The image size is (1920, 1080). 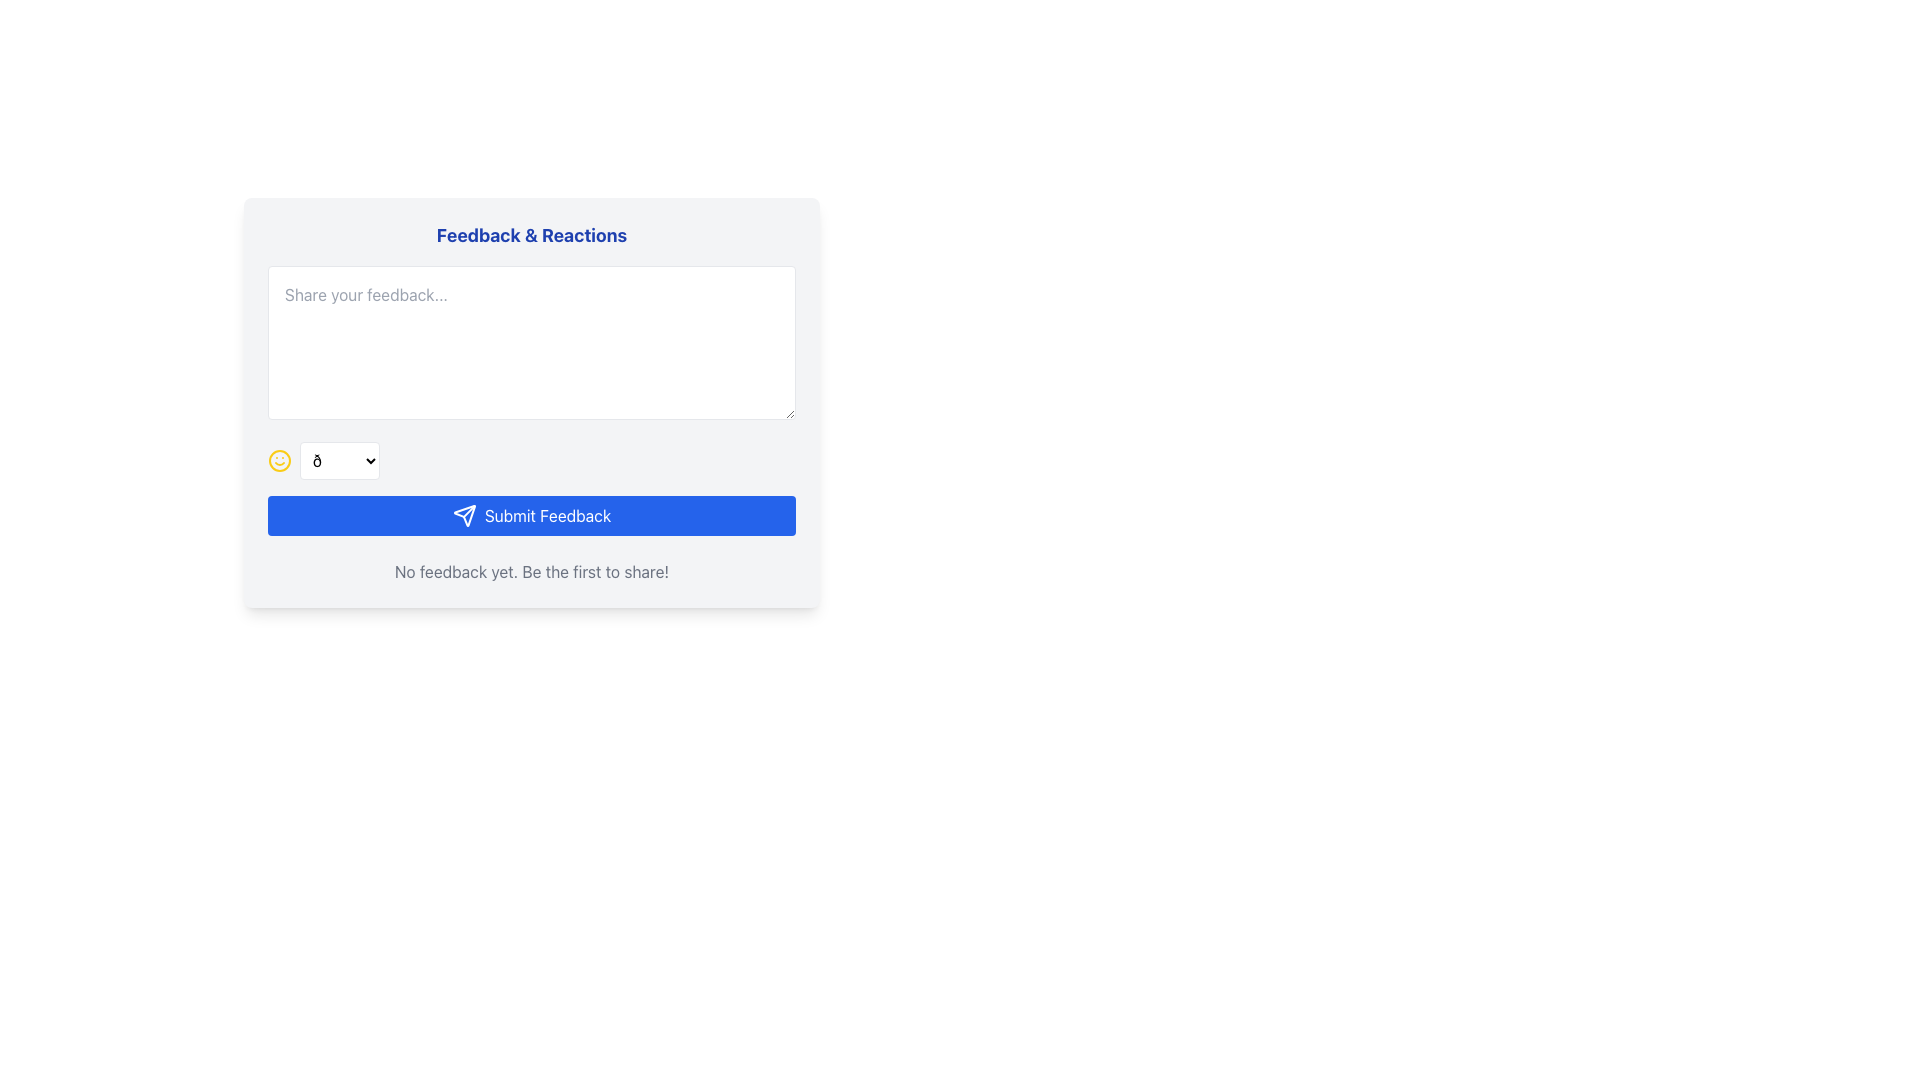 I want to click on the small paper airplane icon with a blue background, which is positioned to the left of the 'Submit Feedback' button, so click(x=463, y=515).